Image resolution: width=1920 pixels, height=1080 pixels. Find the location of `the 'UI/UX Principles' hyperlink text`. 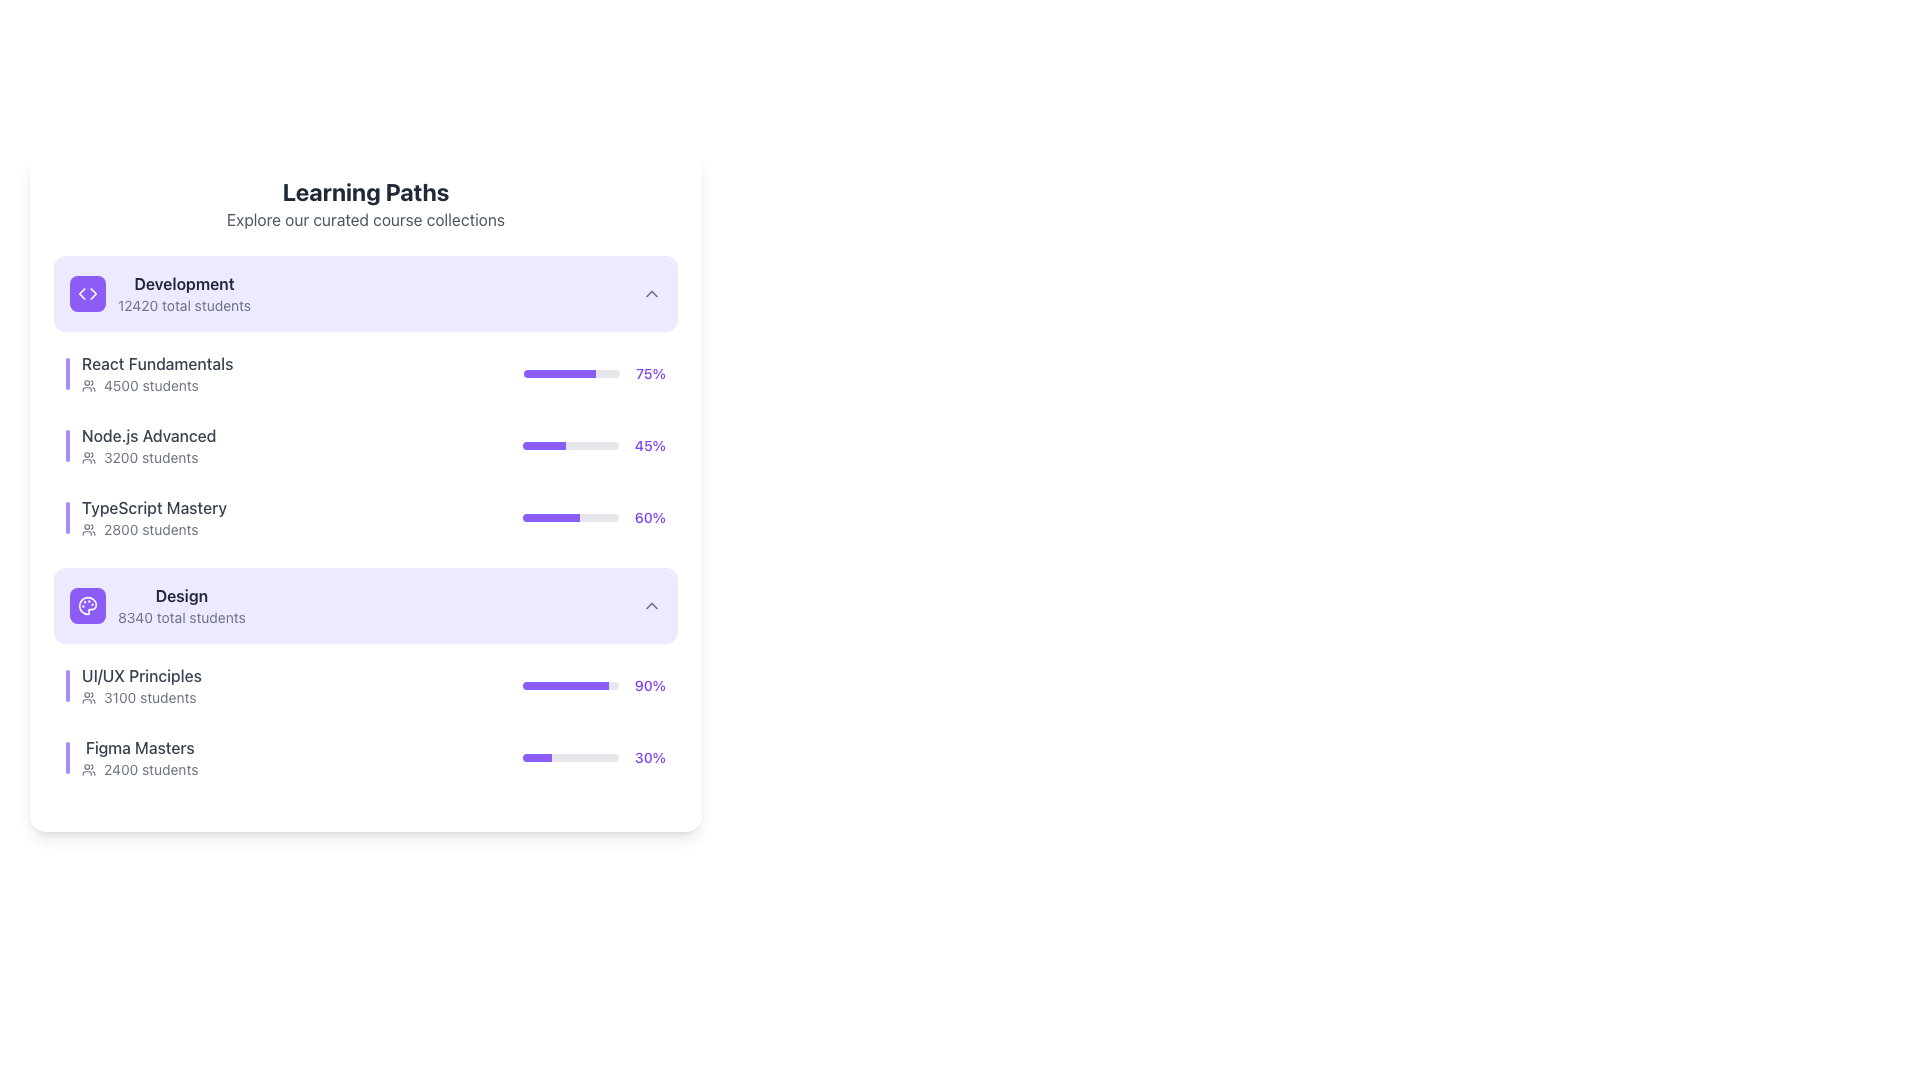

the 'UI/UX Principles' hyperlink text is located at coordinates (140, 675).